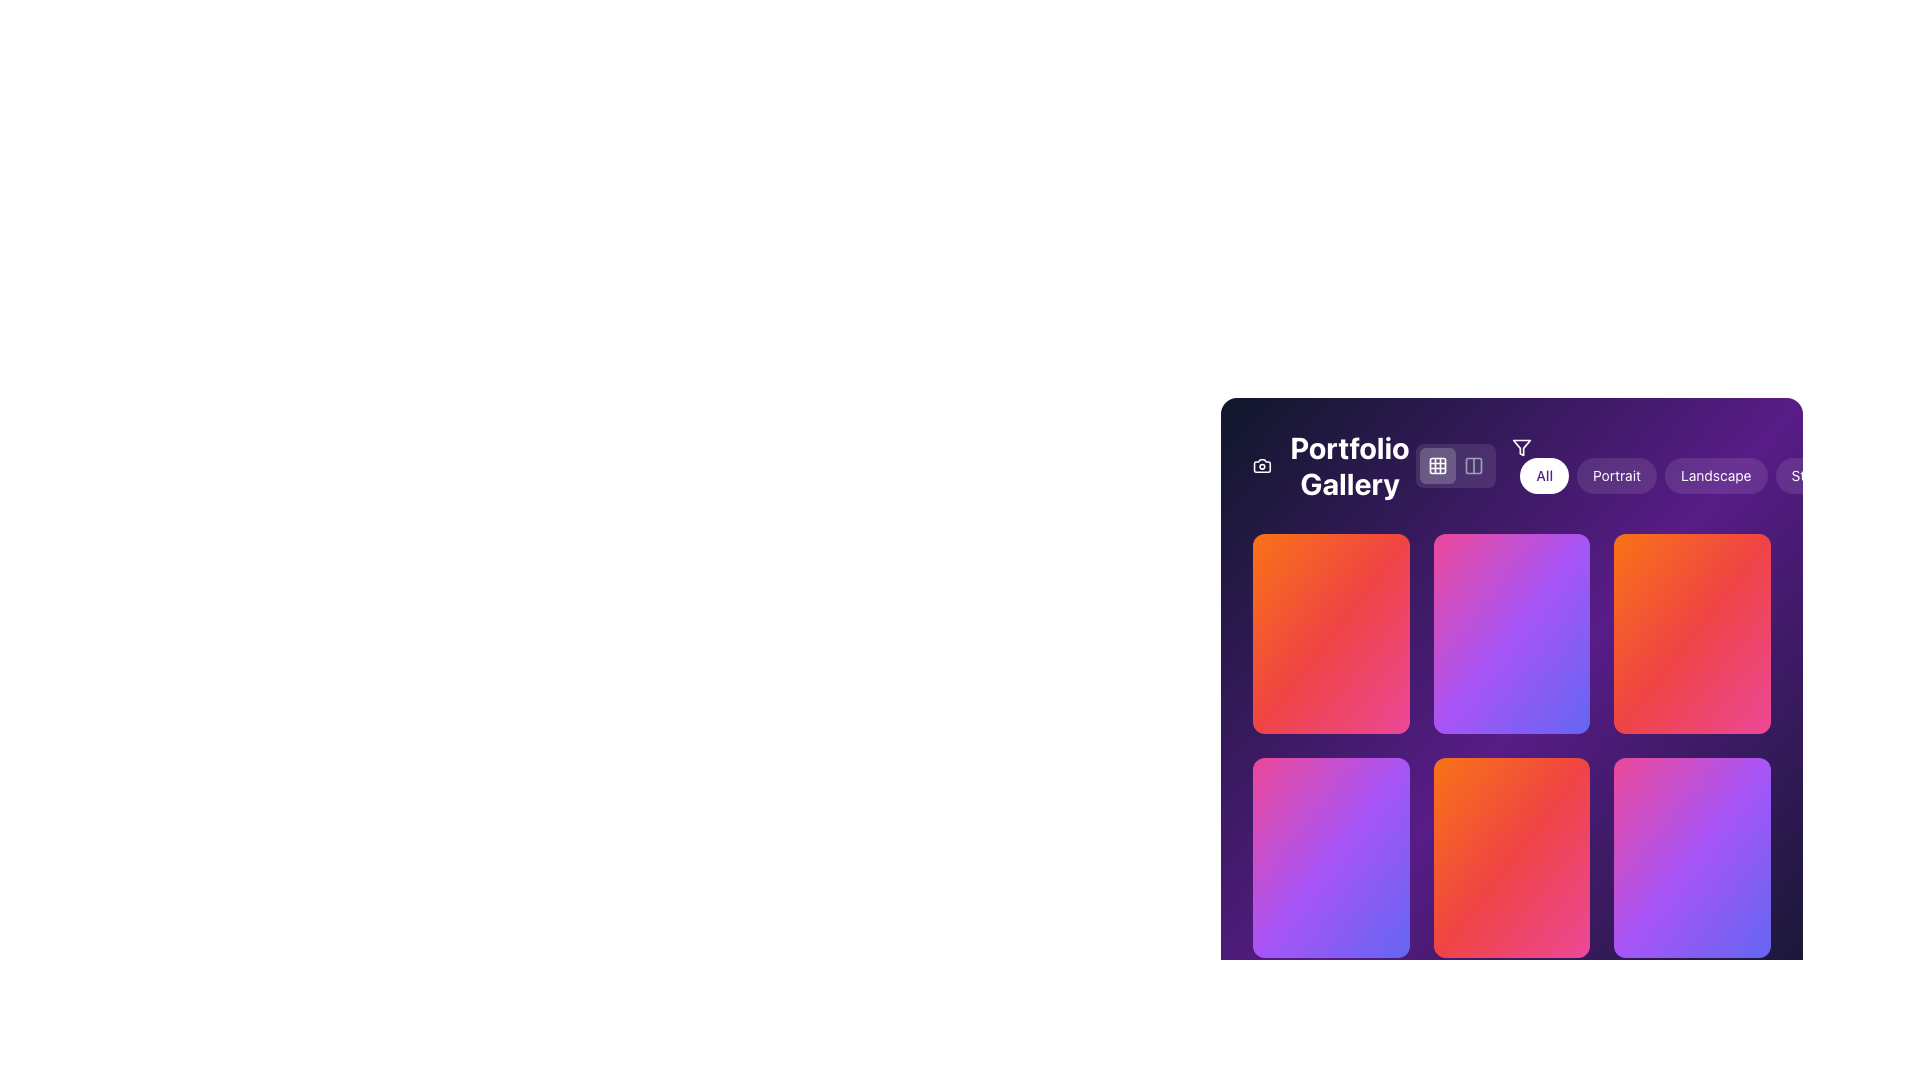 The image size is (1920, 1080). I want to click on the graphical icon component, which is a small rectangle with rounded corners representing a grid layout, located at the center of a 3x3 grid icon adjacent to the 'Portfolio Gallery' text header, so click(1437, 466).